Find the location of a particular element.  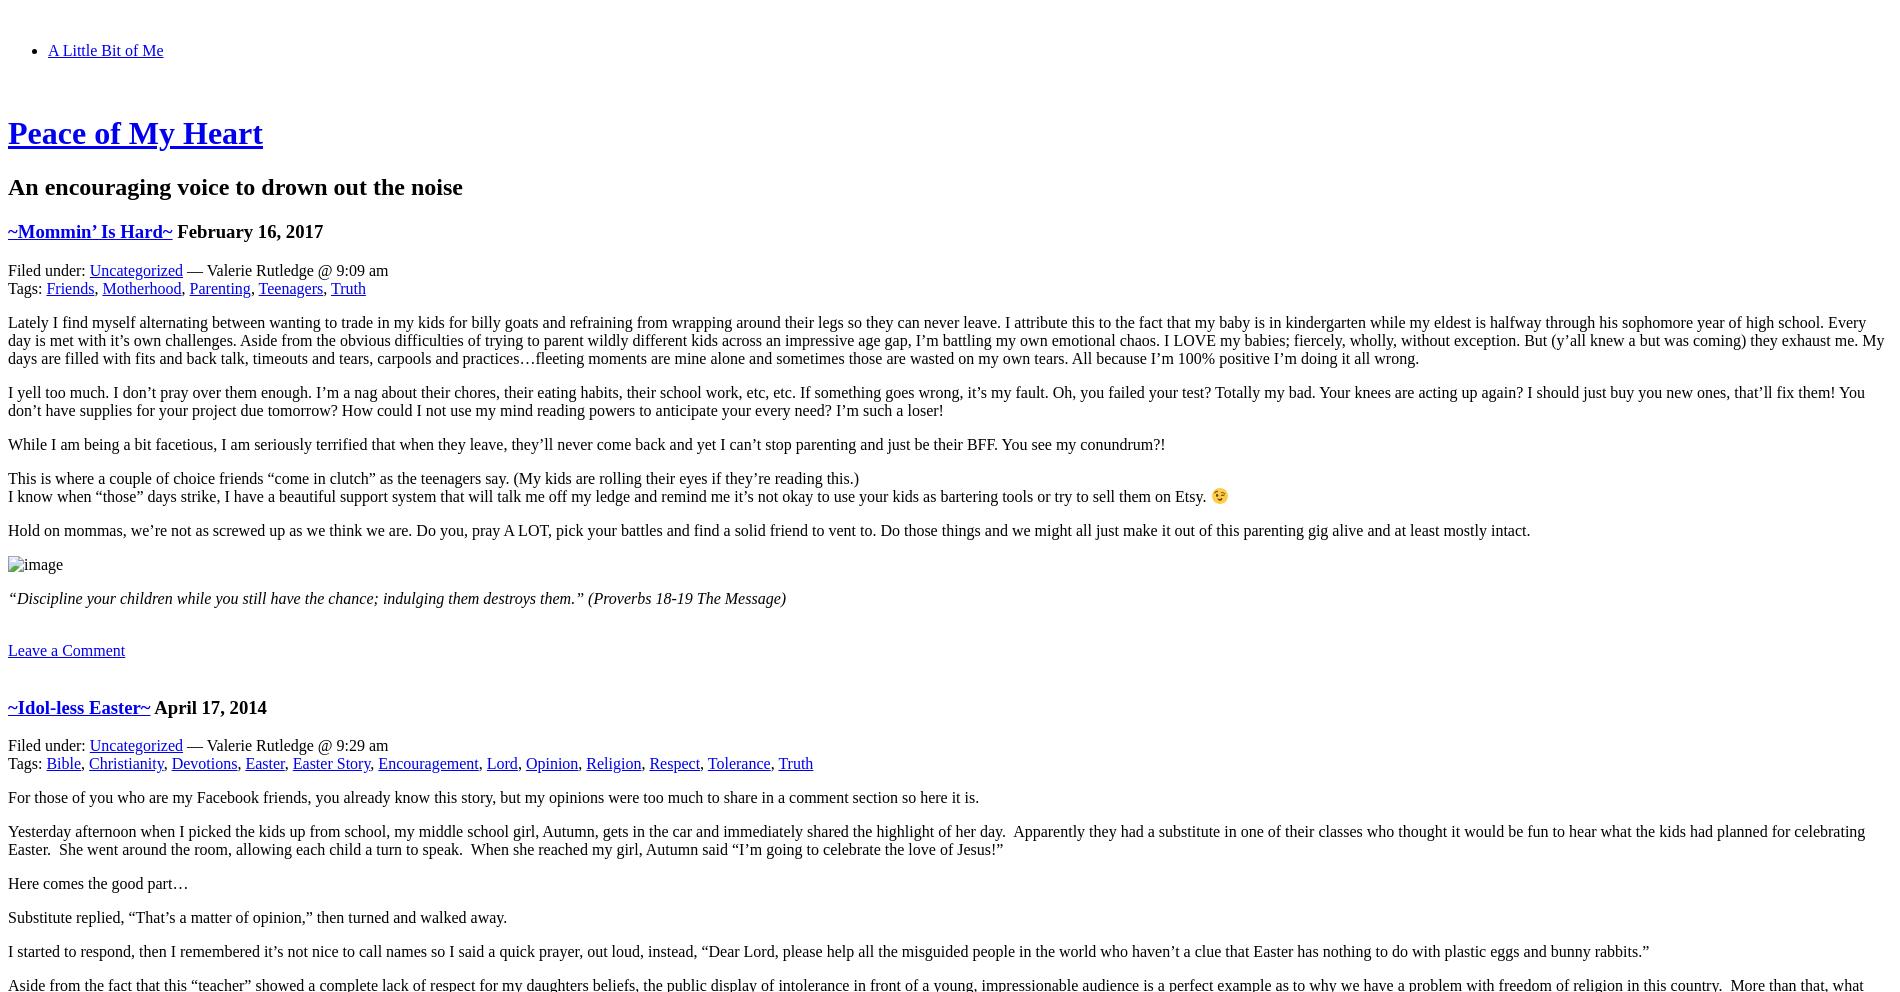

'I know when “those” days strike, I have a beautiful support system that will talk me off my ledge and remind me it’s not okay to use your kids as bartering tools or try to sell them on Etsy.' is located at coordinates (608, 495).